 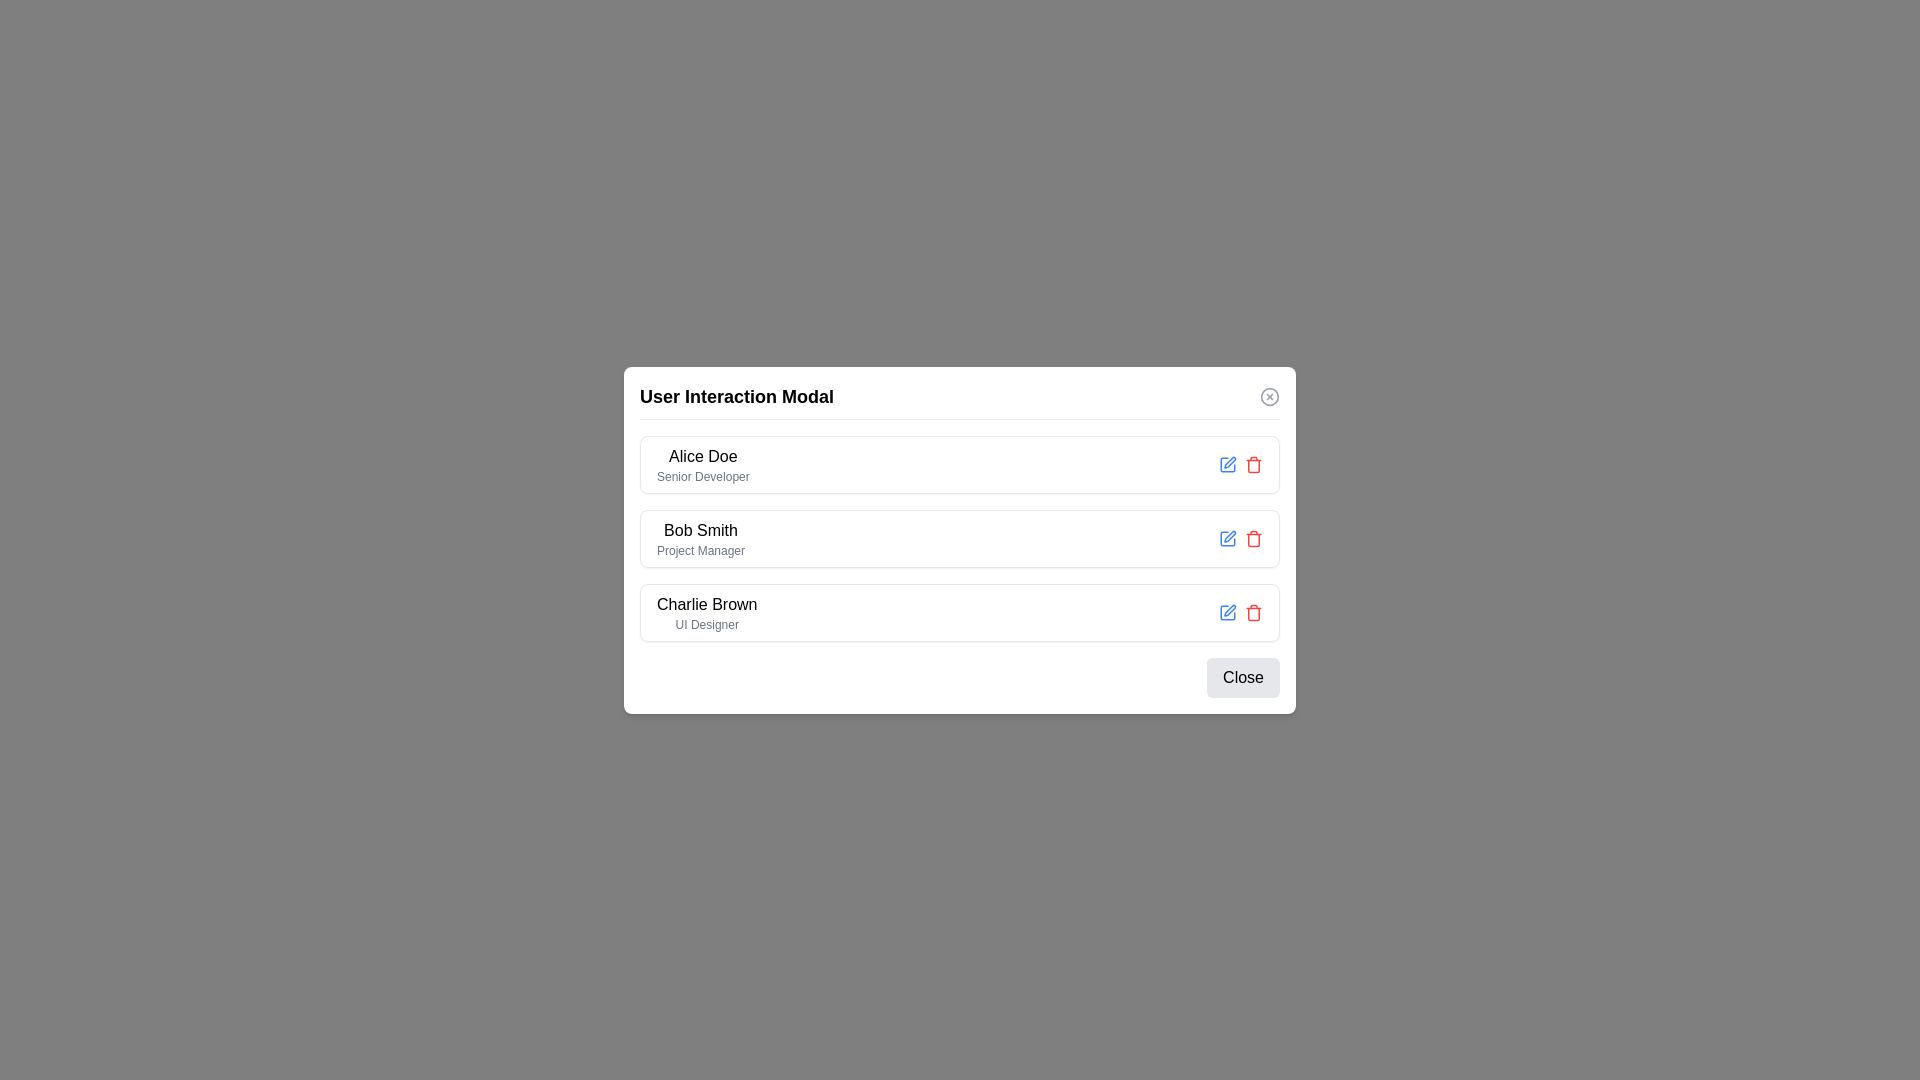 What do you see at coordinates (1229, 609) in the screenshot?
I see `the pen icon representing the edit function in the last user's information row labeled 'Charlie Brown - UI Designer'` at bounding box center [1229, 609].